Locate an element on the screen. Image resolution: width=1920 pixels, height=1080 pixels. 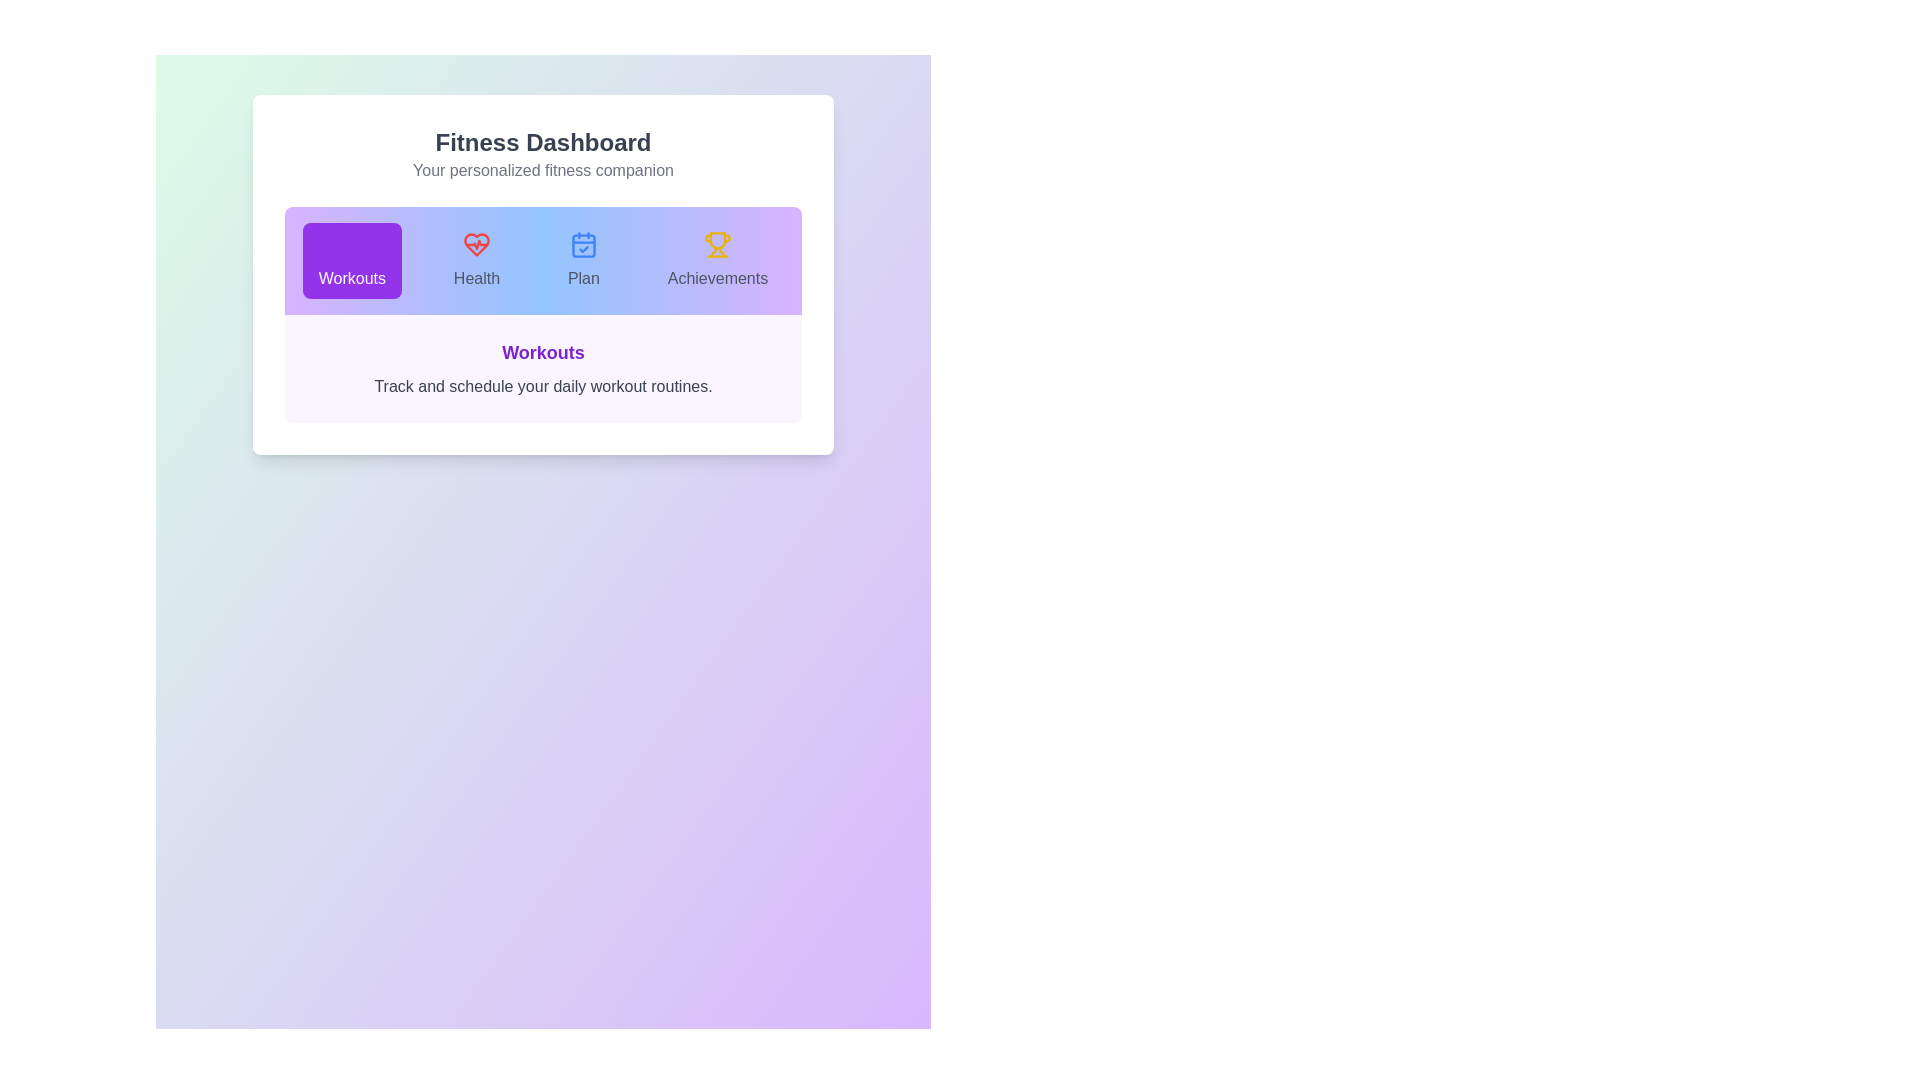
the tab icon corresponding to Plan is located at coordinates (582, 260).